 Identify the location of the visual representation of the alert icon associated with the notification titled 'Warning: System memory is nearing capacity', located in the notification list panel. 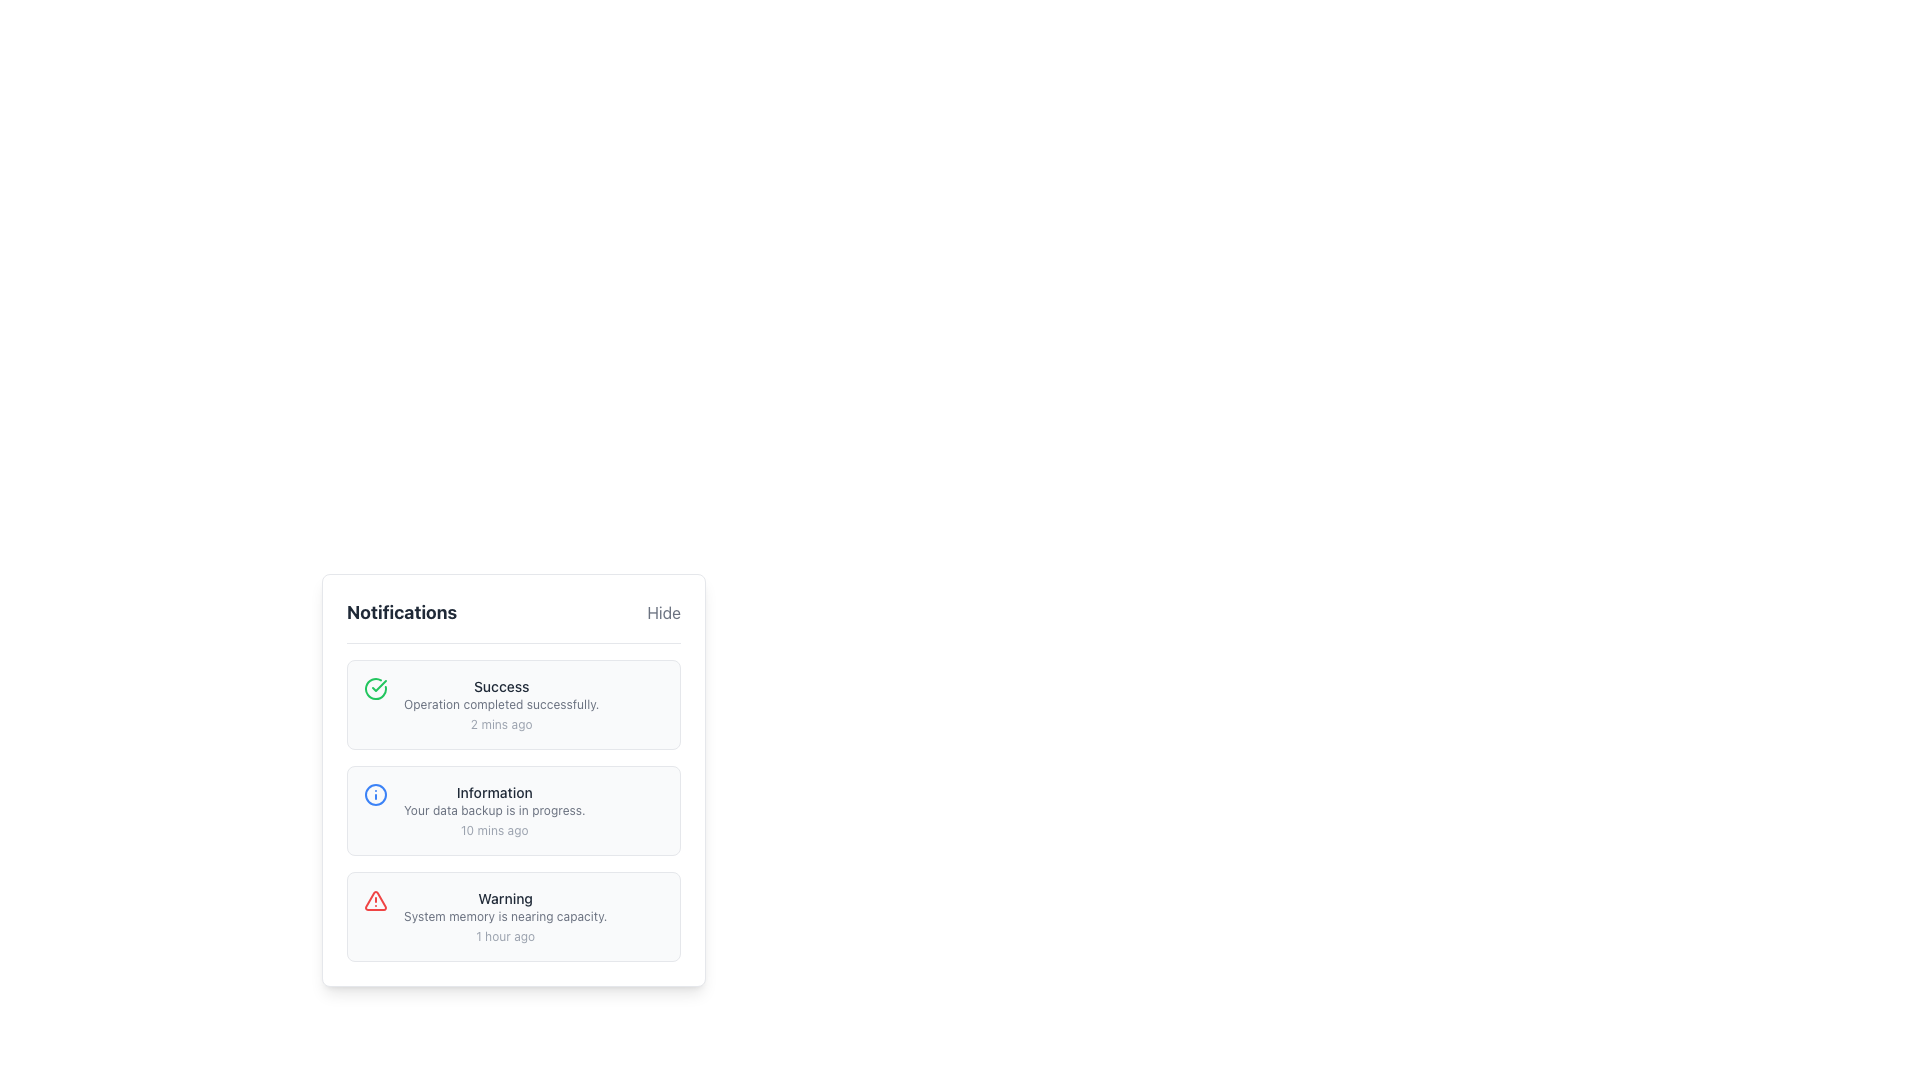
(375, 901).